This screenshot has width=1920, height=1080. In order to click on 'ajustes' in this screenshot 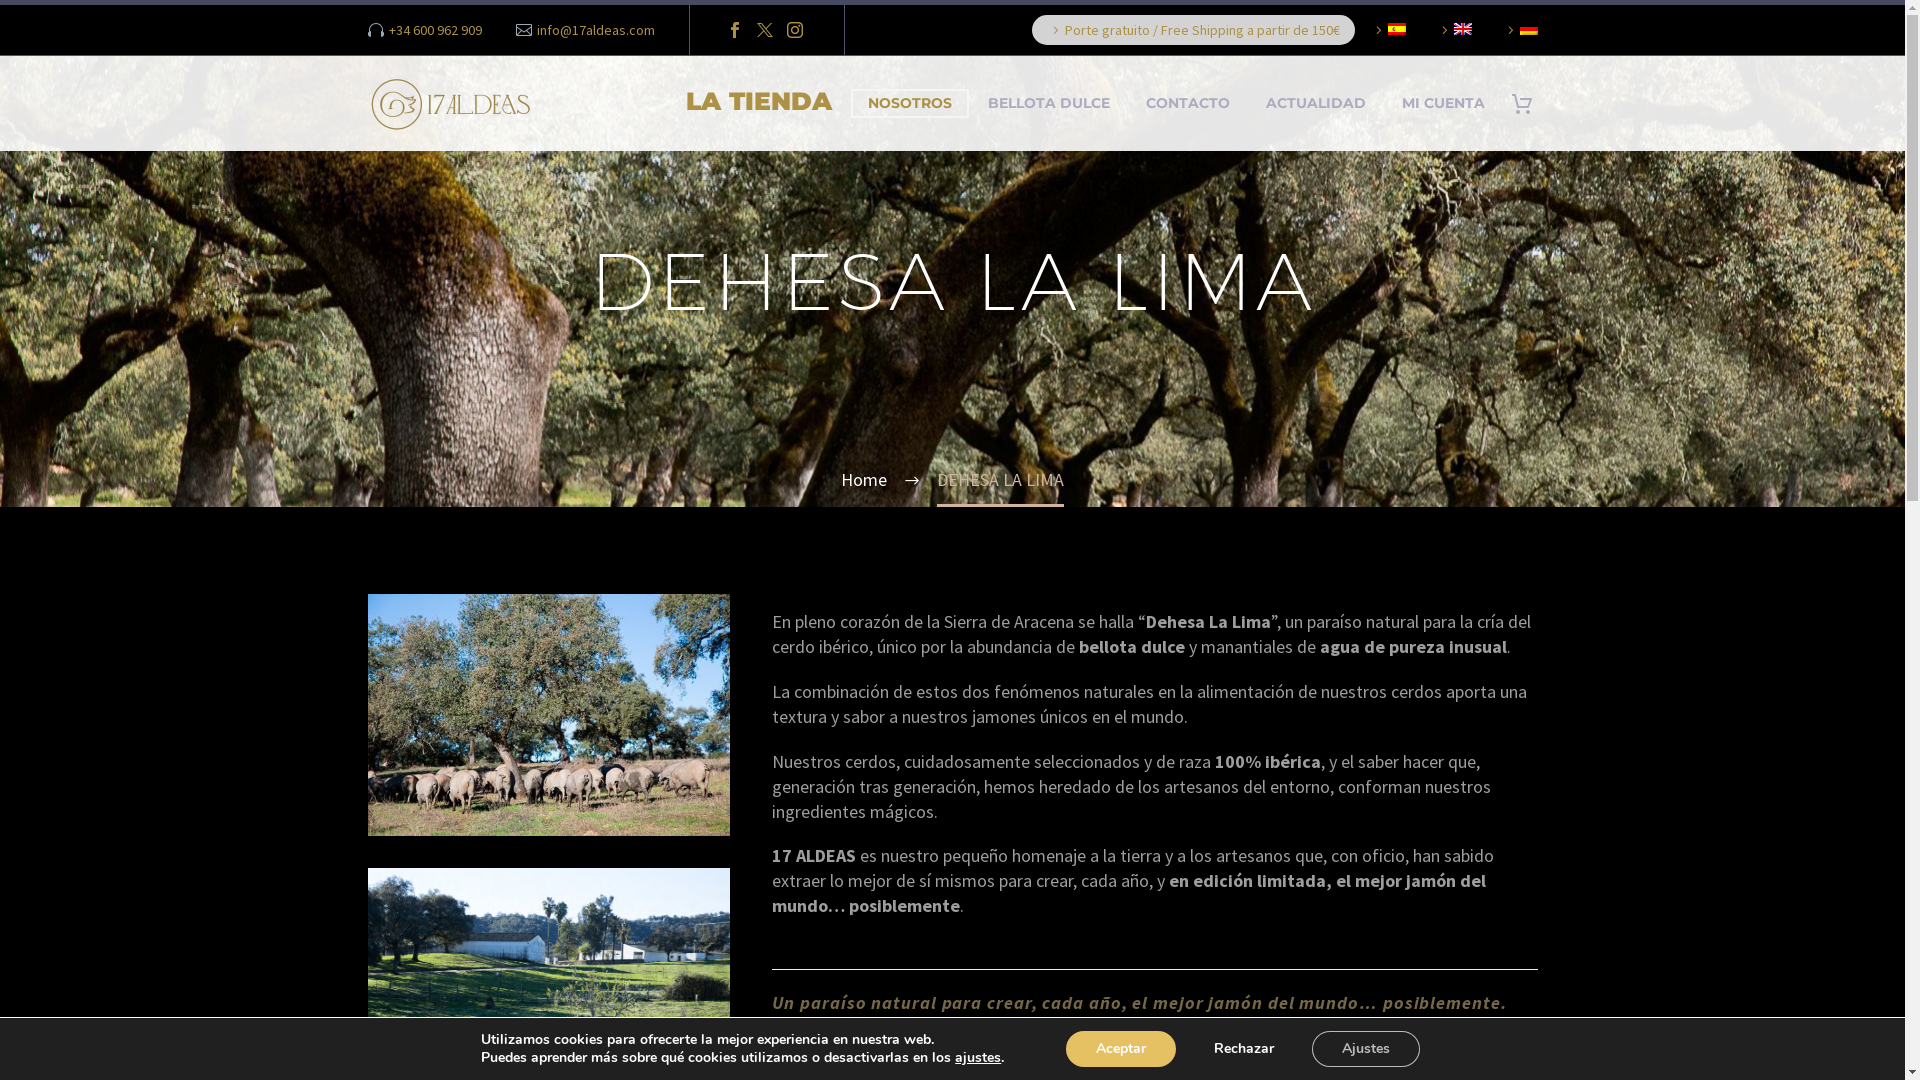, I will do `click(978, 1056)`.